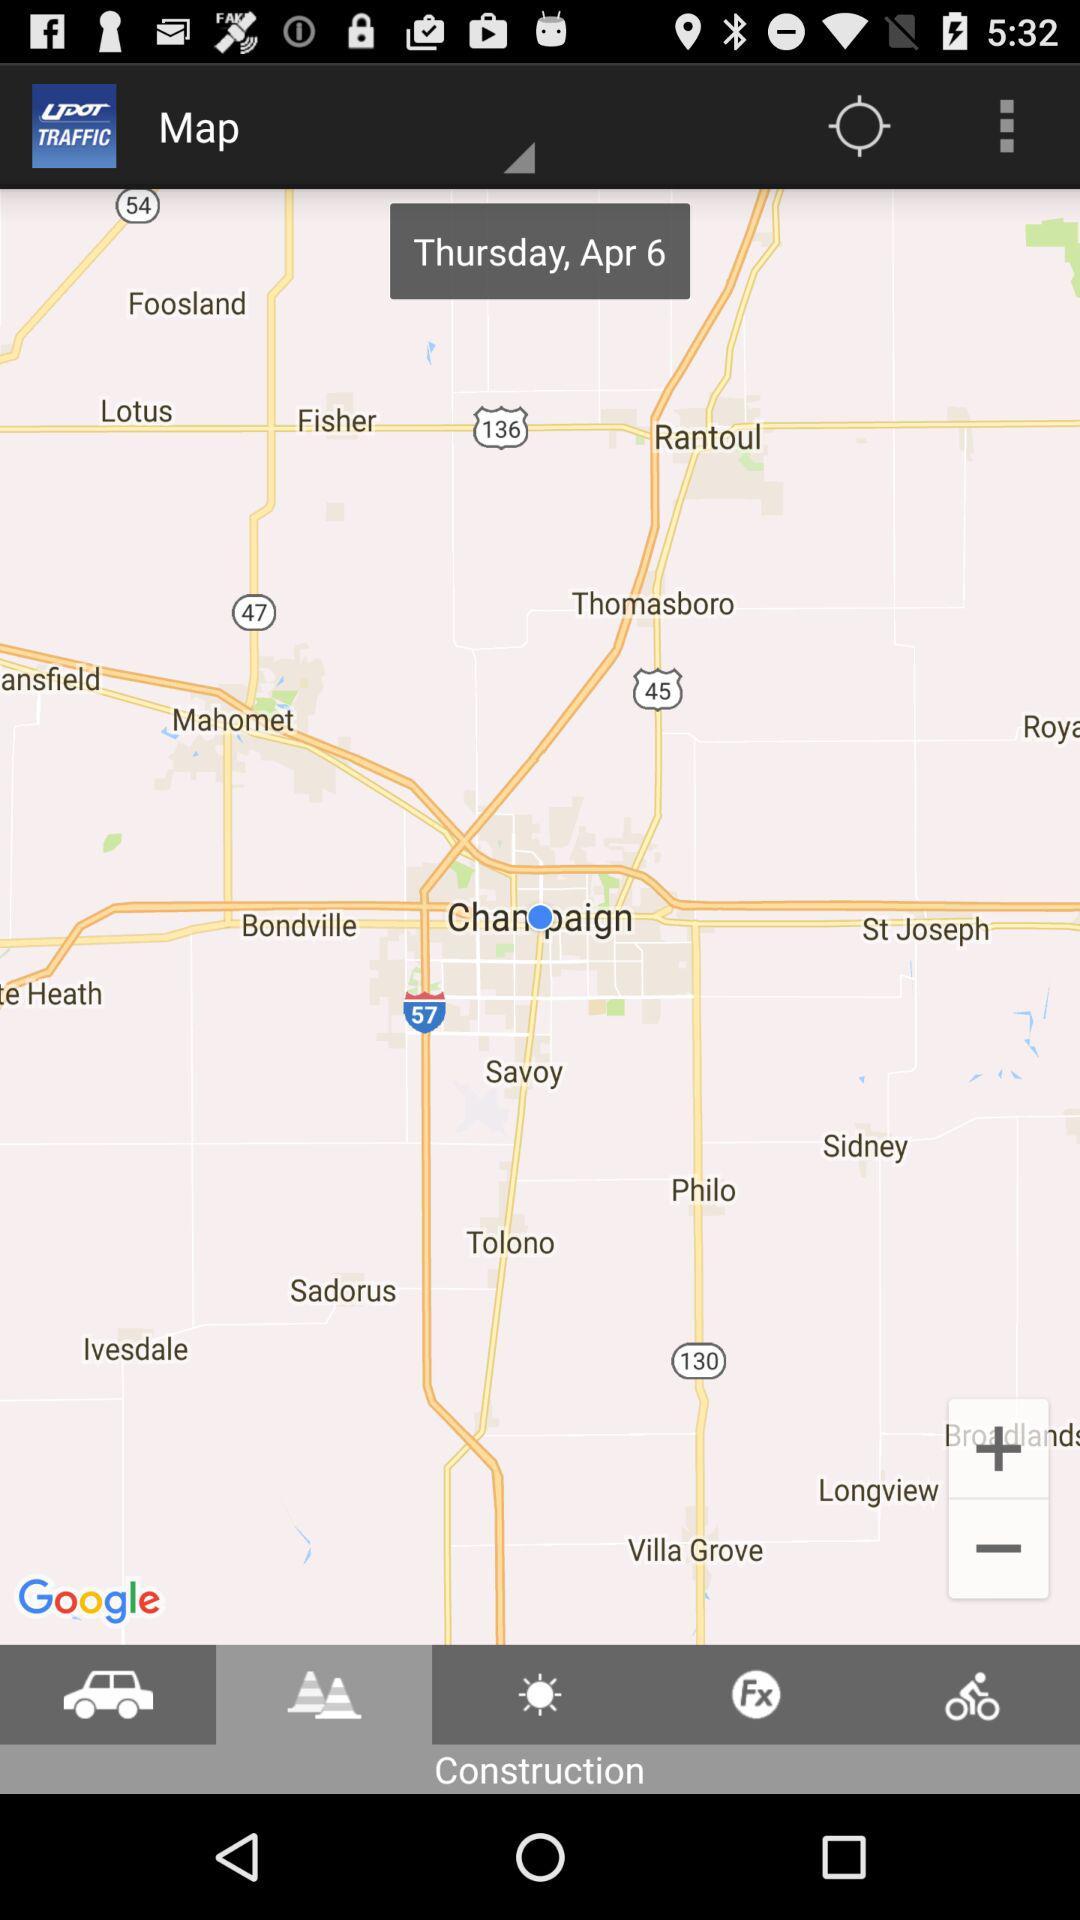 The image size is (1080, 1920). What do you see at coordinates (540, 1693) in the screenshot?
I see `construction page` at bounding box center [540, 1693].